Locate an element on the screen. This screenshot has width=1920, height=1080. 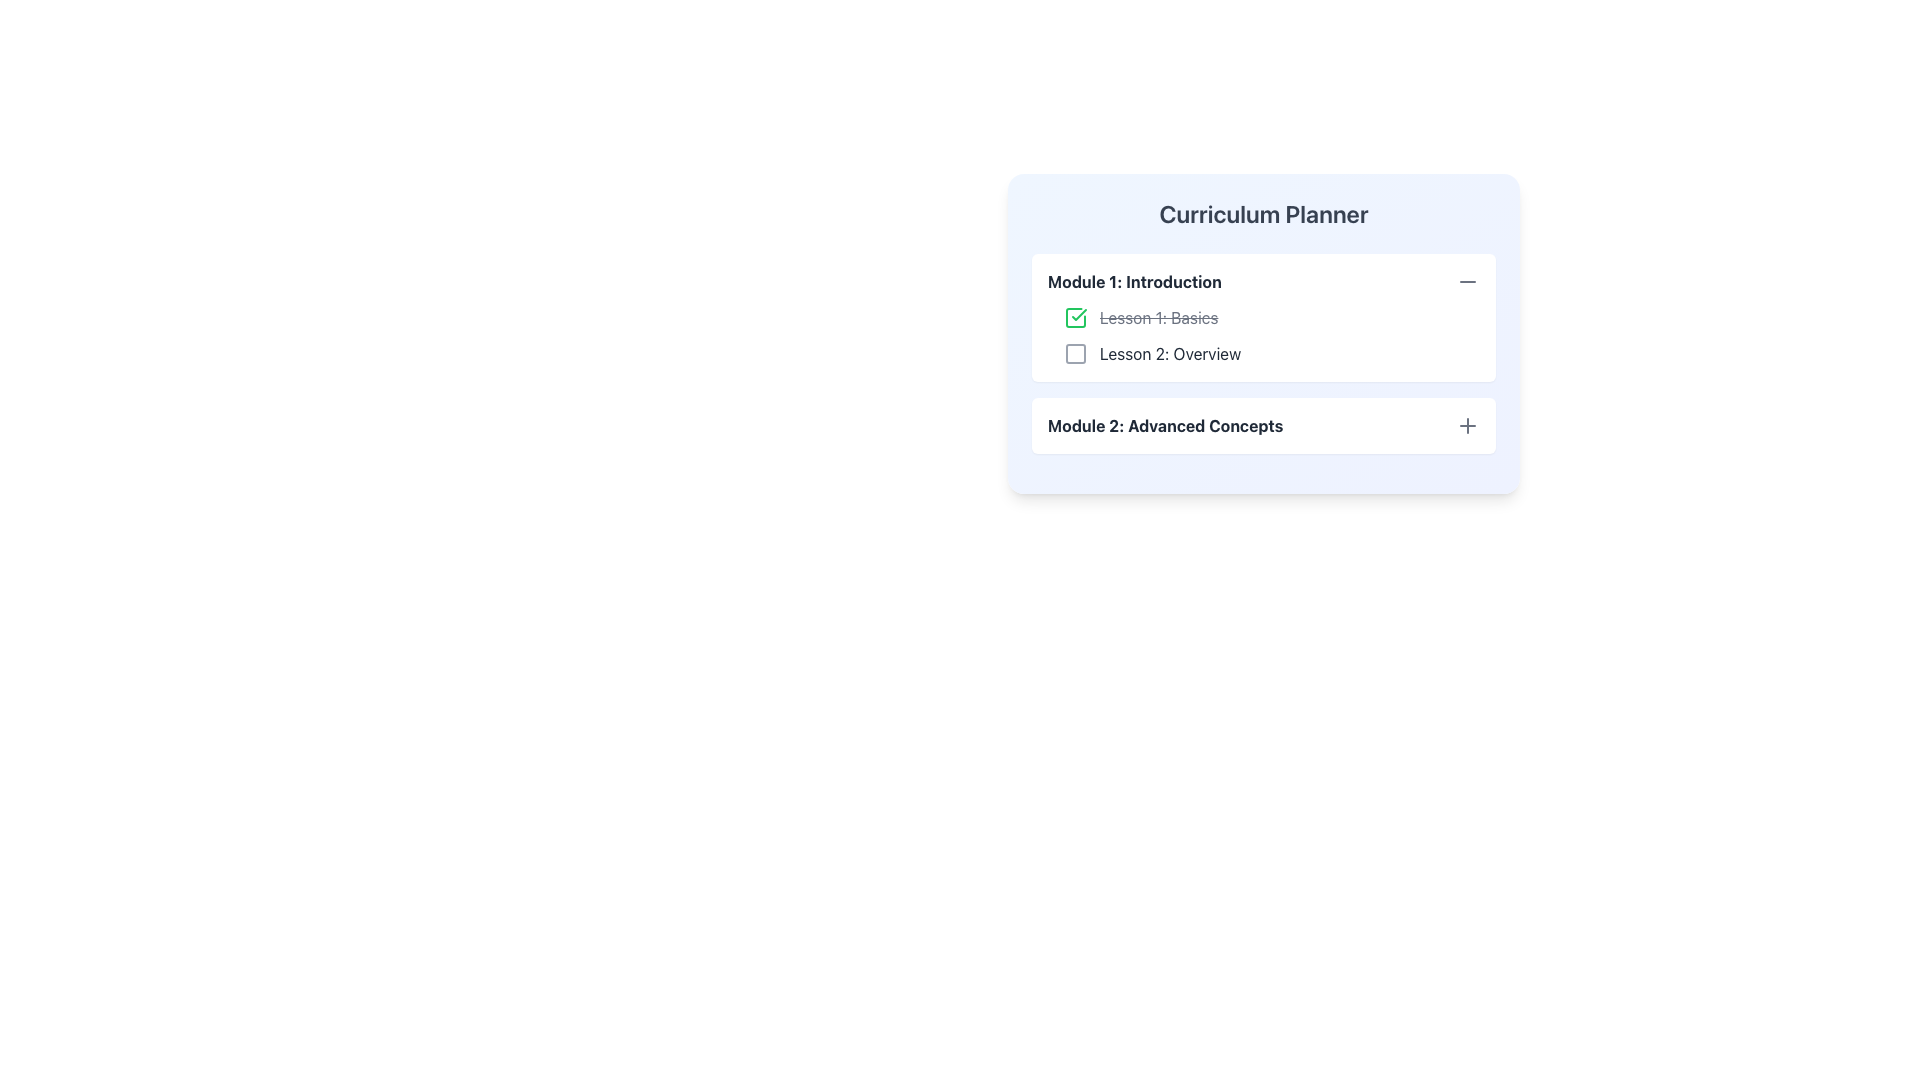
the square icon indicating state, located to the left of the text 'Lesson 2: Overview' in the 'Module 1: Introduction' section is located at coordinates (1074, 353).